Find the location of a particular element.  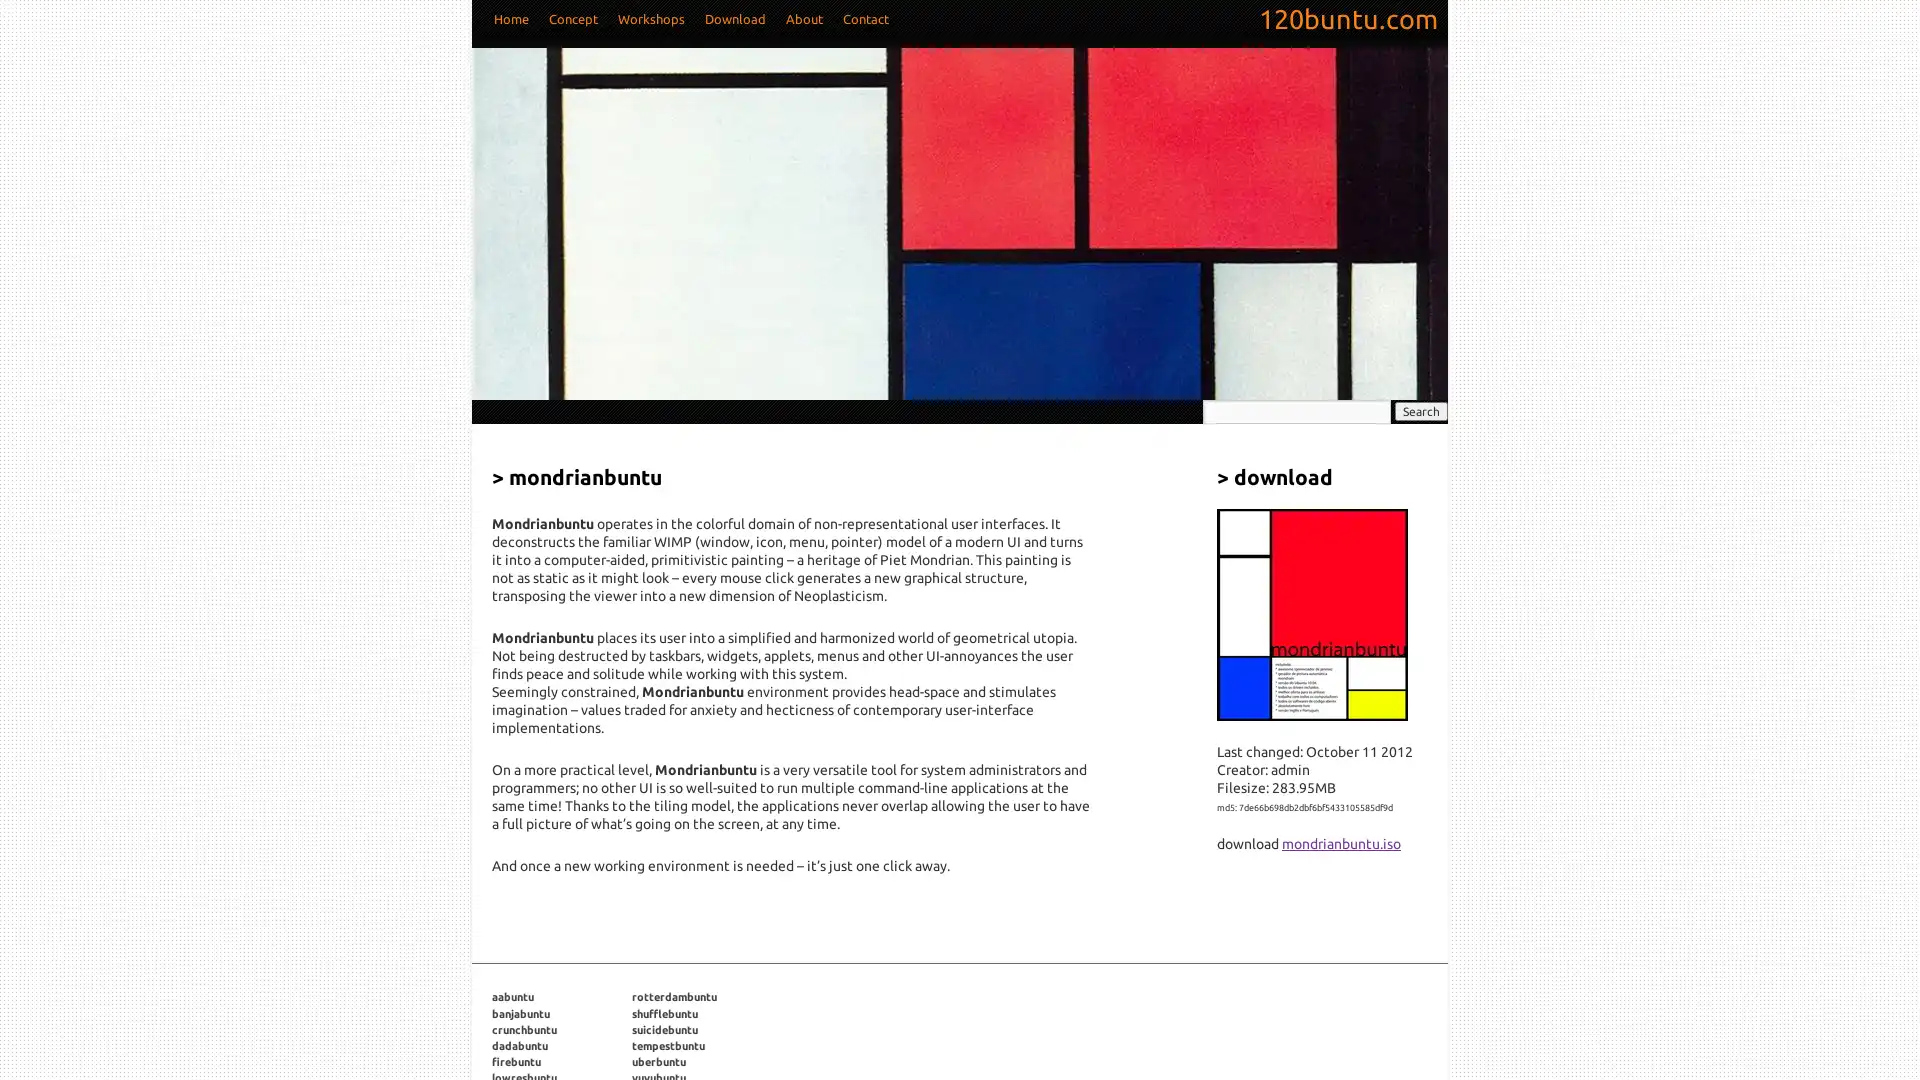

Search is located at coordinates (1420, 410).